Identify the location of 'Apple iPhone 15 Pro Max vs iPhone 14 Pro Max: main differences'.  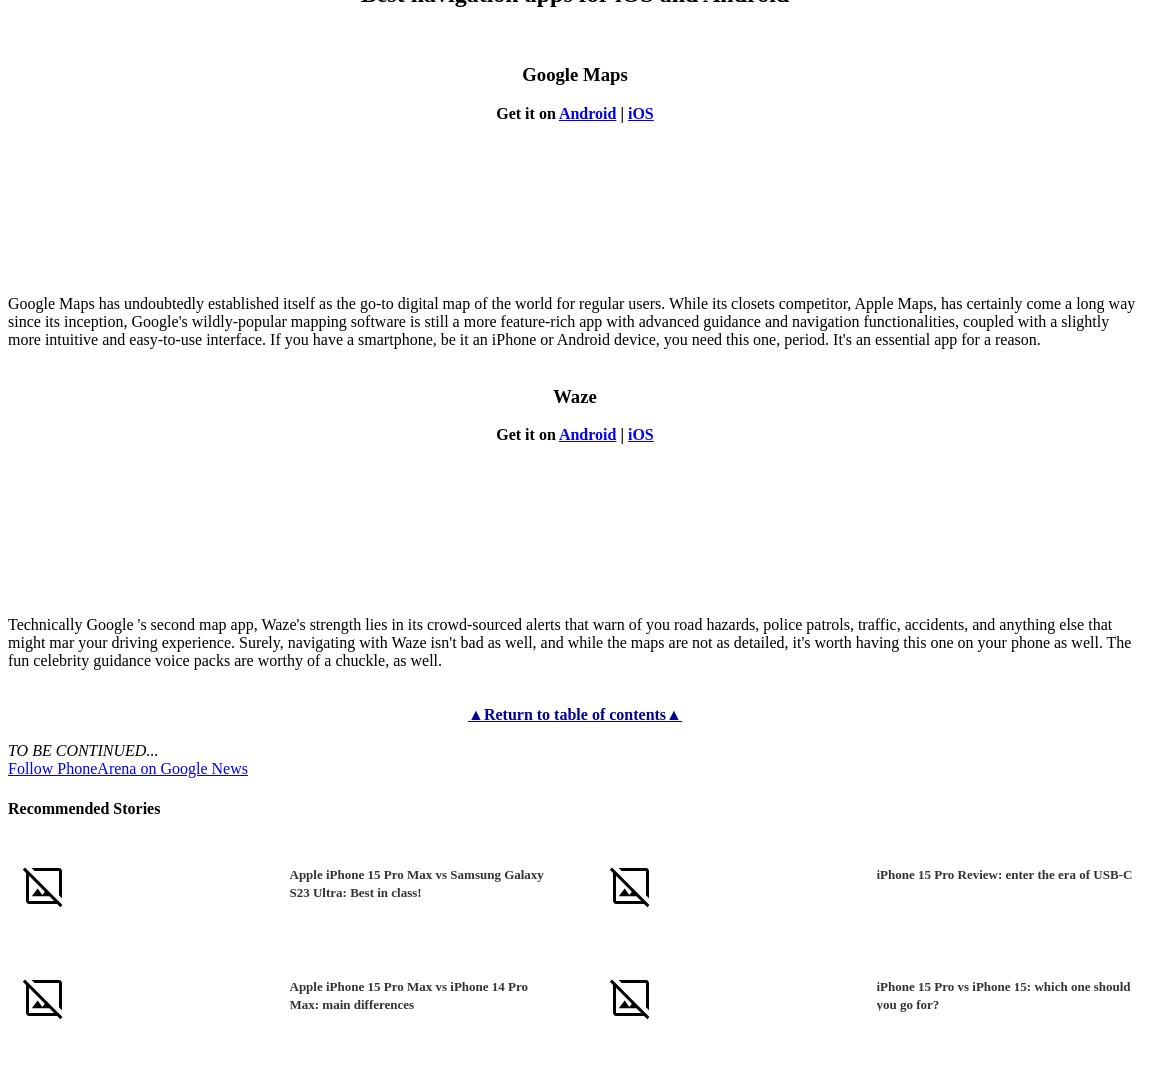
(408, 993).